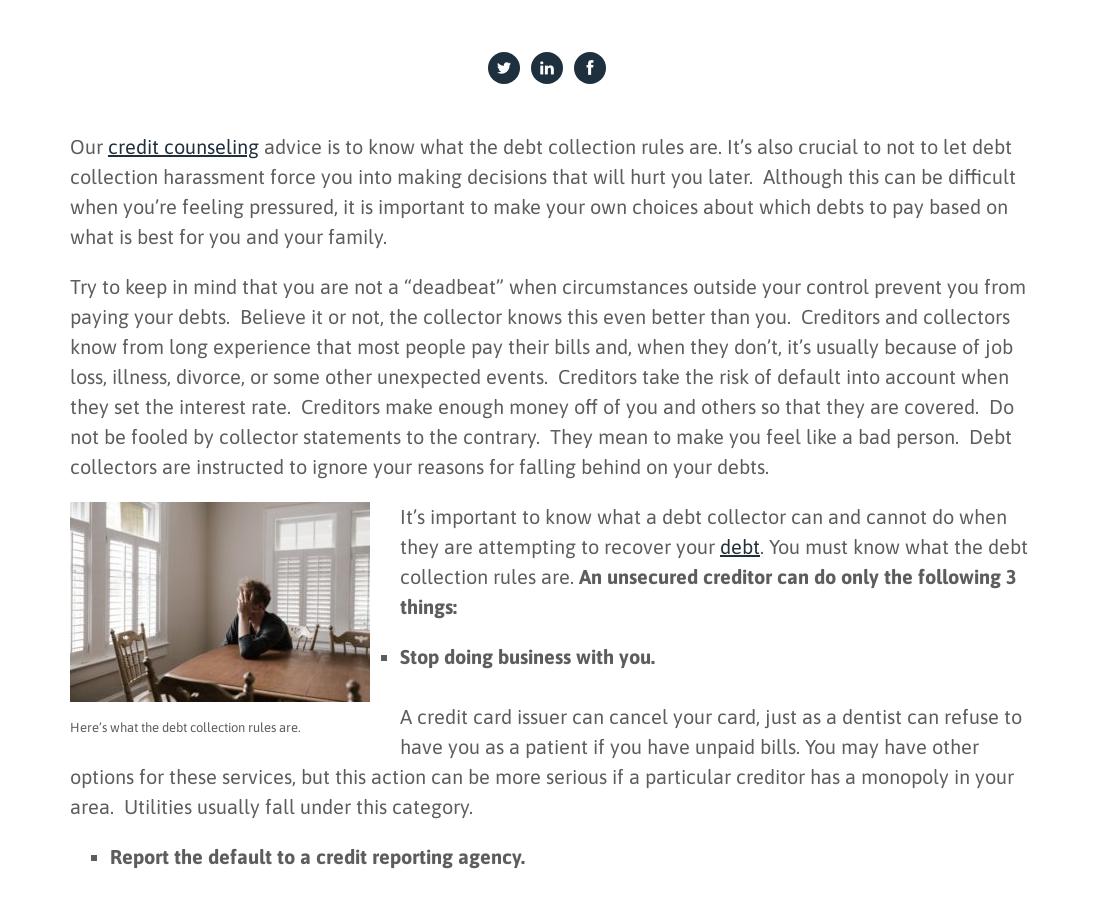 The height and width of the screenshot is (907, 1100). Describe the element at coordinates (256, 643) in the screenshot. I see `'management services for consumers nationwide. Our certified credit counselors provide financial education for anyone wanting to learn'` at that location.